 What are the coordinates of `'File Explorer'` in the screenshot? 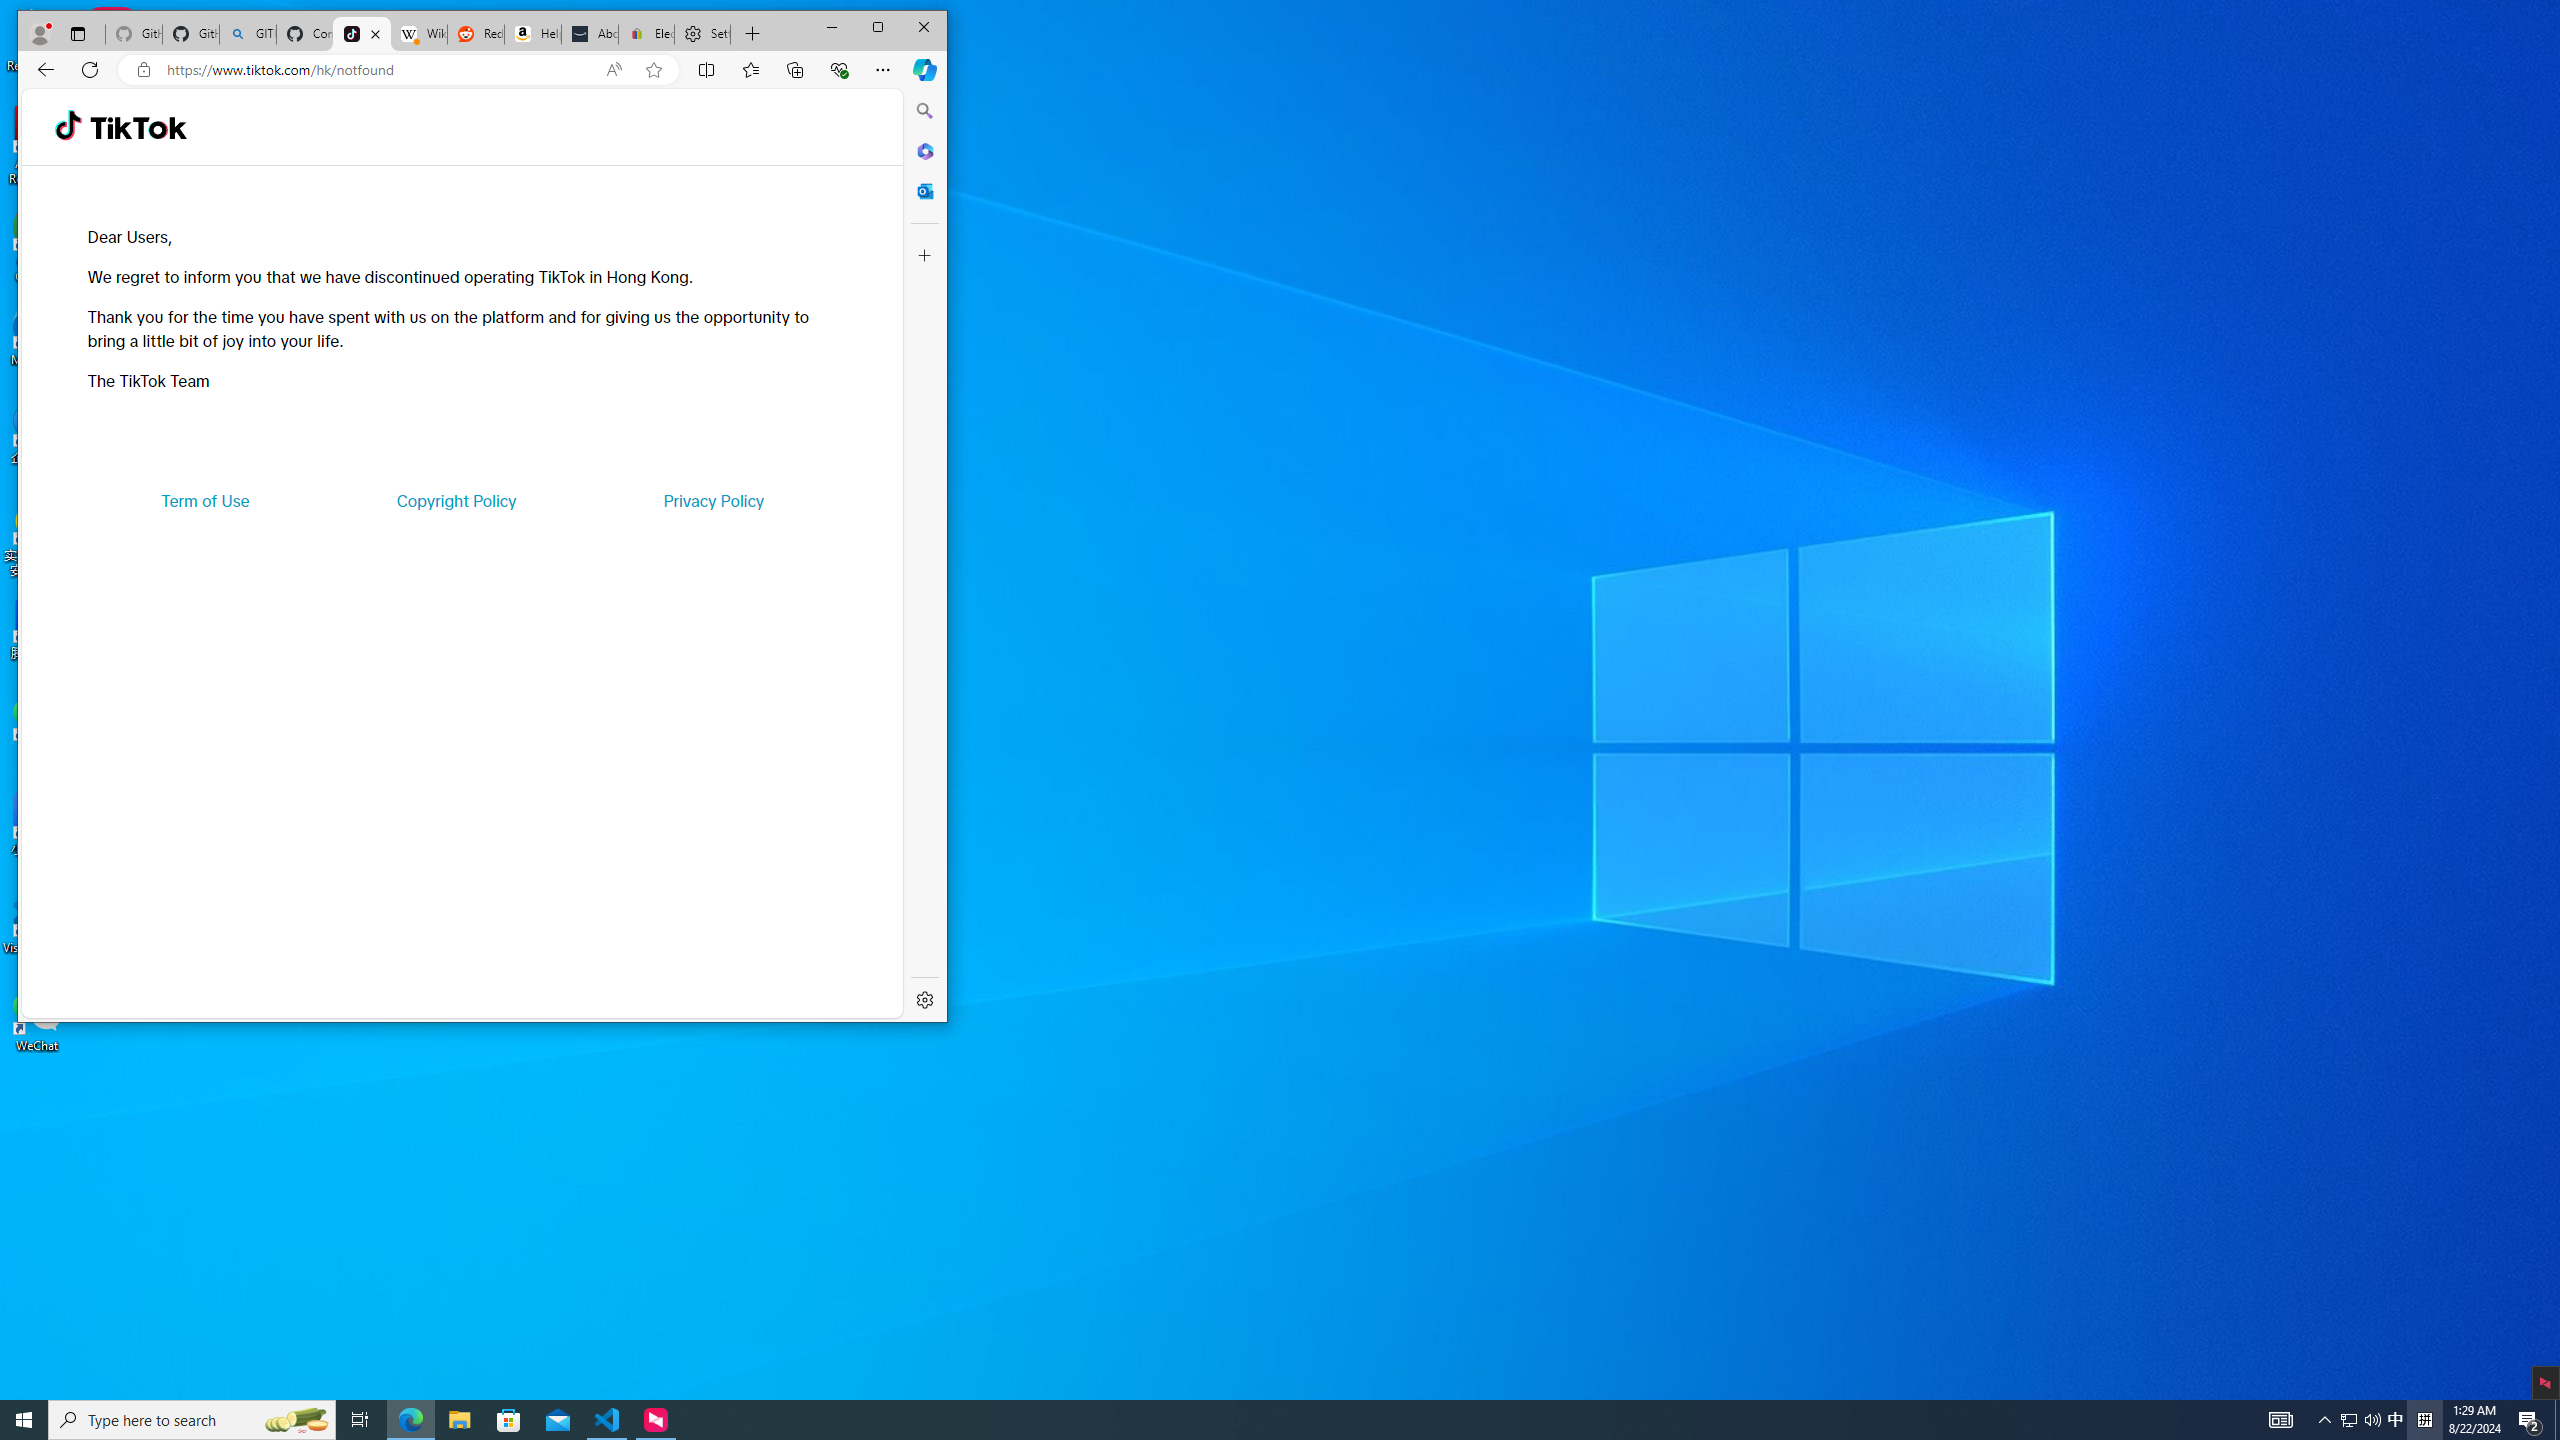 It's located at (458, 1418).